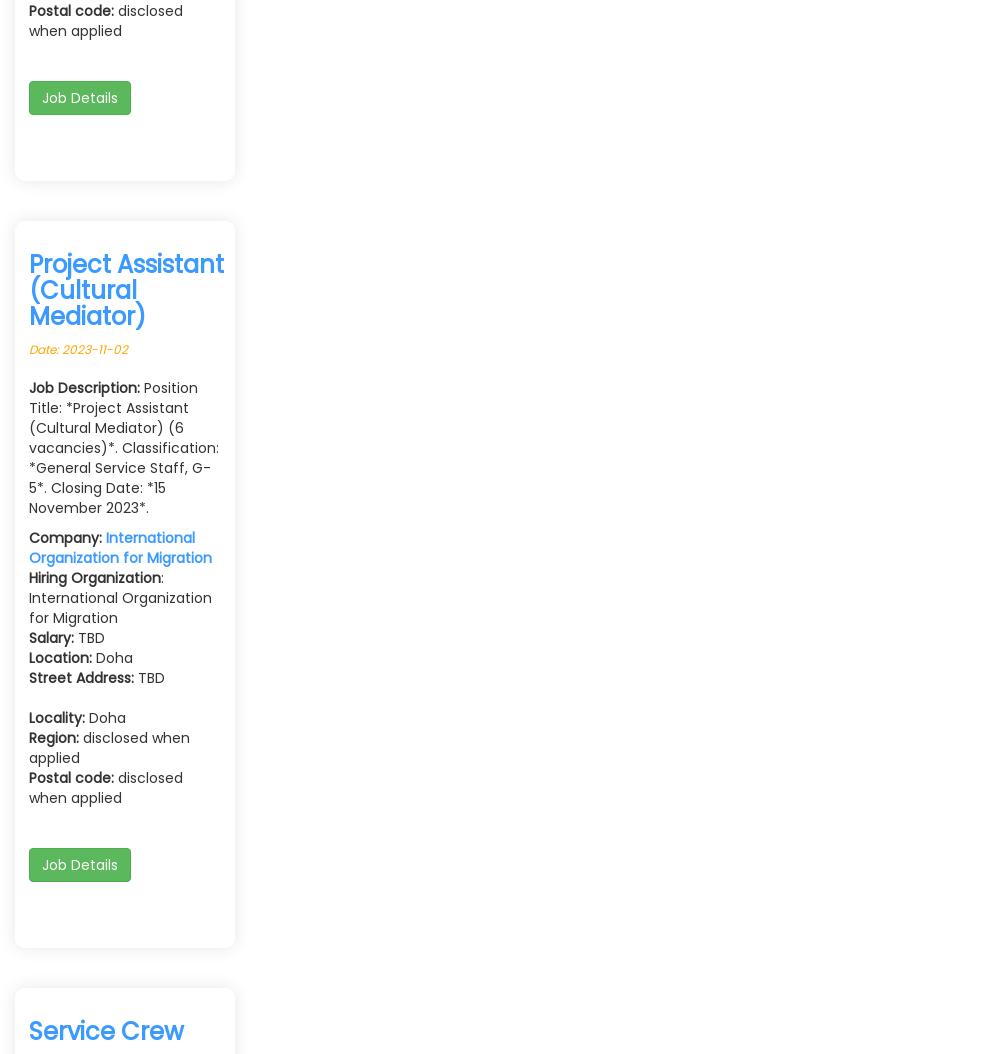 The height and width of the screenshot is (1054, 990). What do you see at coordinates (60, 656) in the screenshot?
I see `'Location:'` at bounding box center [60, 656].